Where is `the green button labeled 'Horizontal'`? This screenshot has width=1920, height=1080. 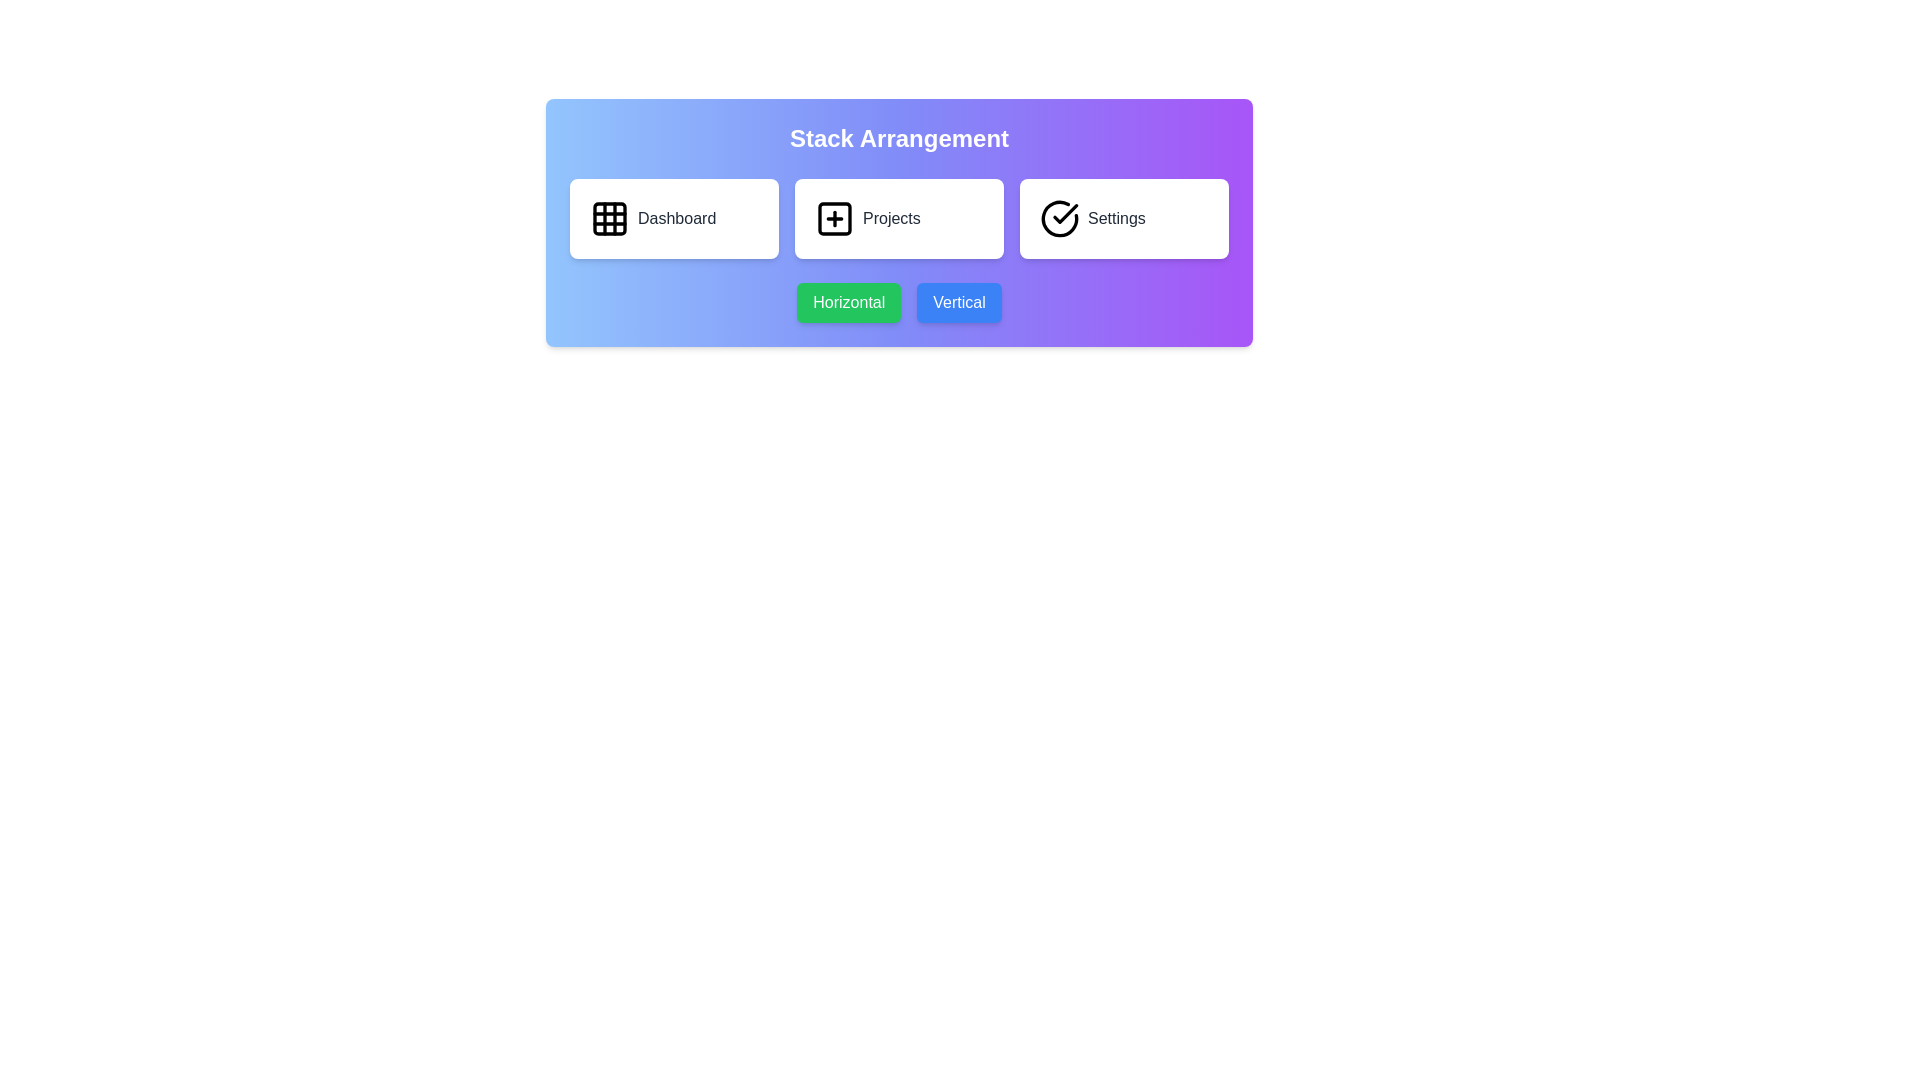
the green button labeled 'Horizontal' is located at coordinates (849, 303).